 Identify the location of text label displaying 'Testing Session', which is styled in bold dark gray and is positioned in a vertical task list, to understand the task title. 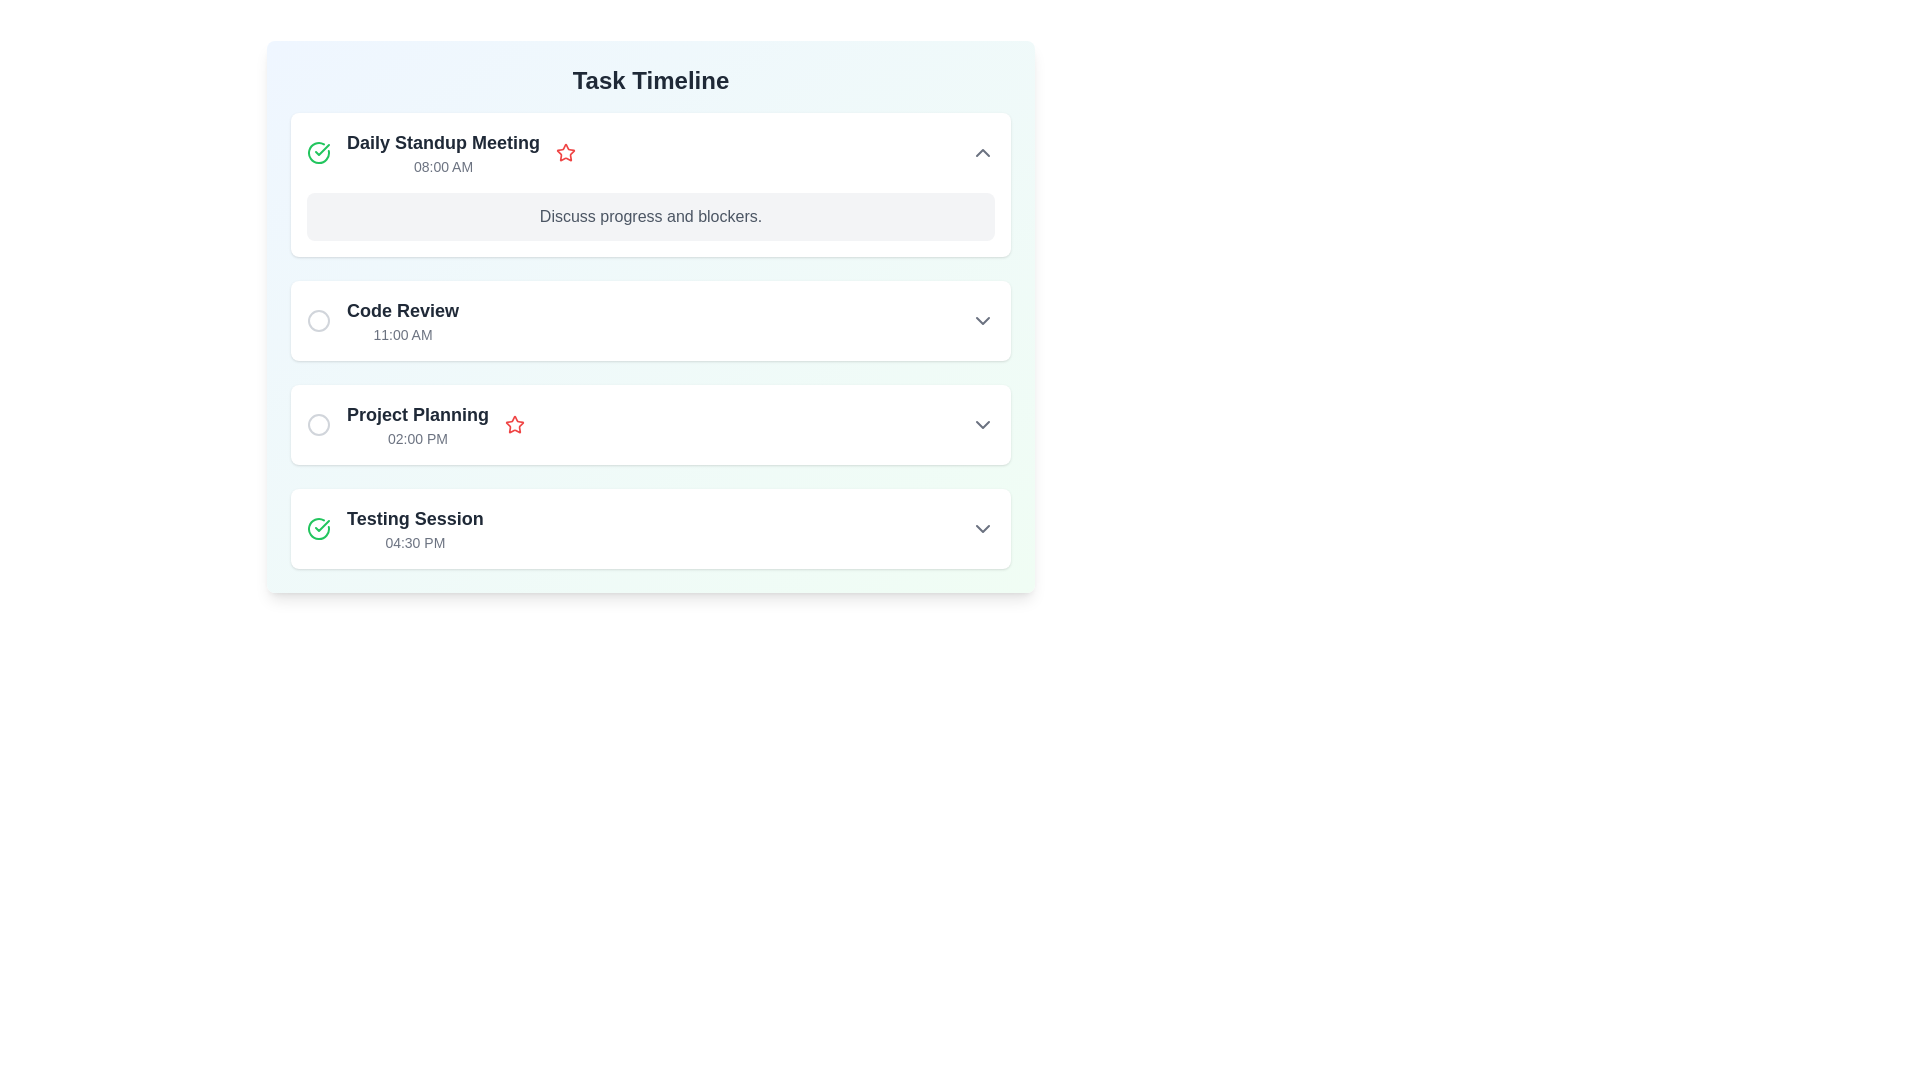
(414, 518).